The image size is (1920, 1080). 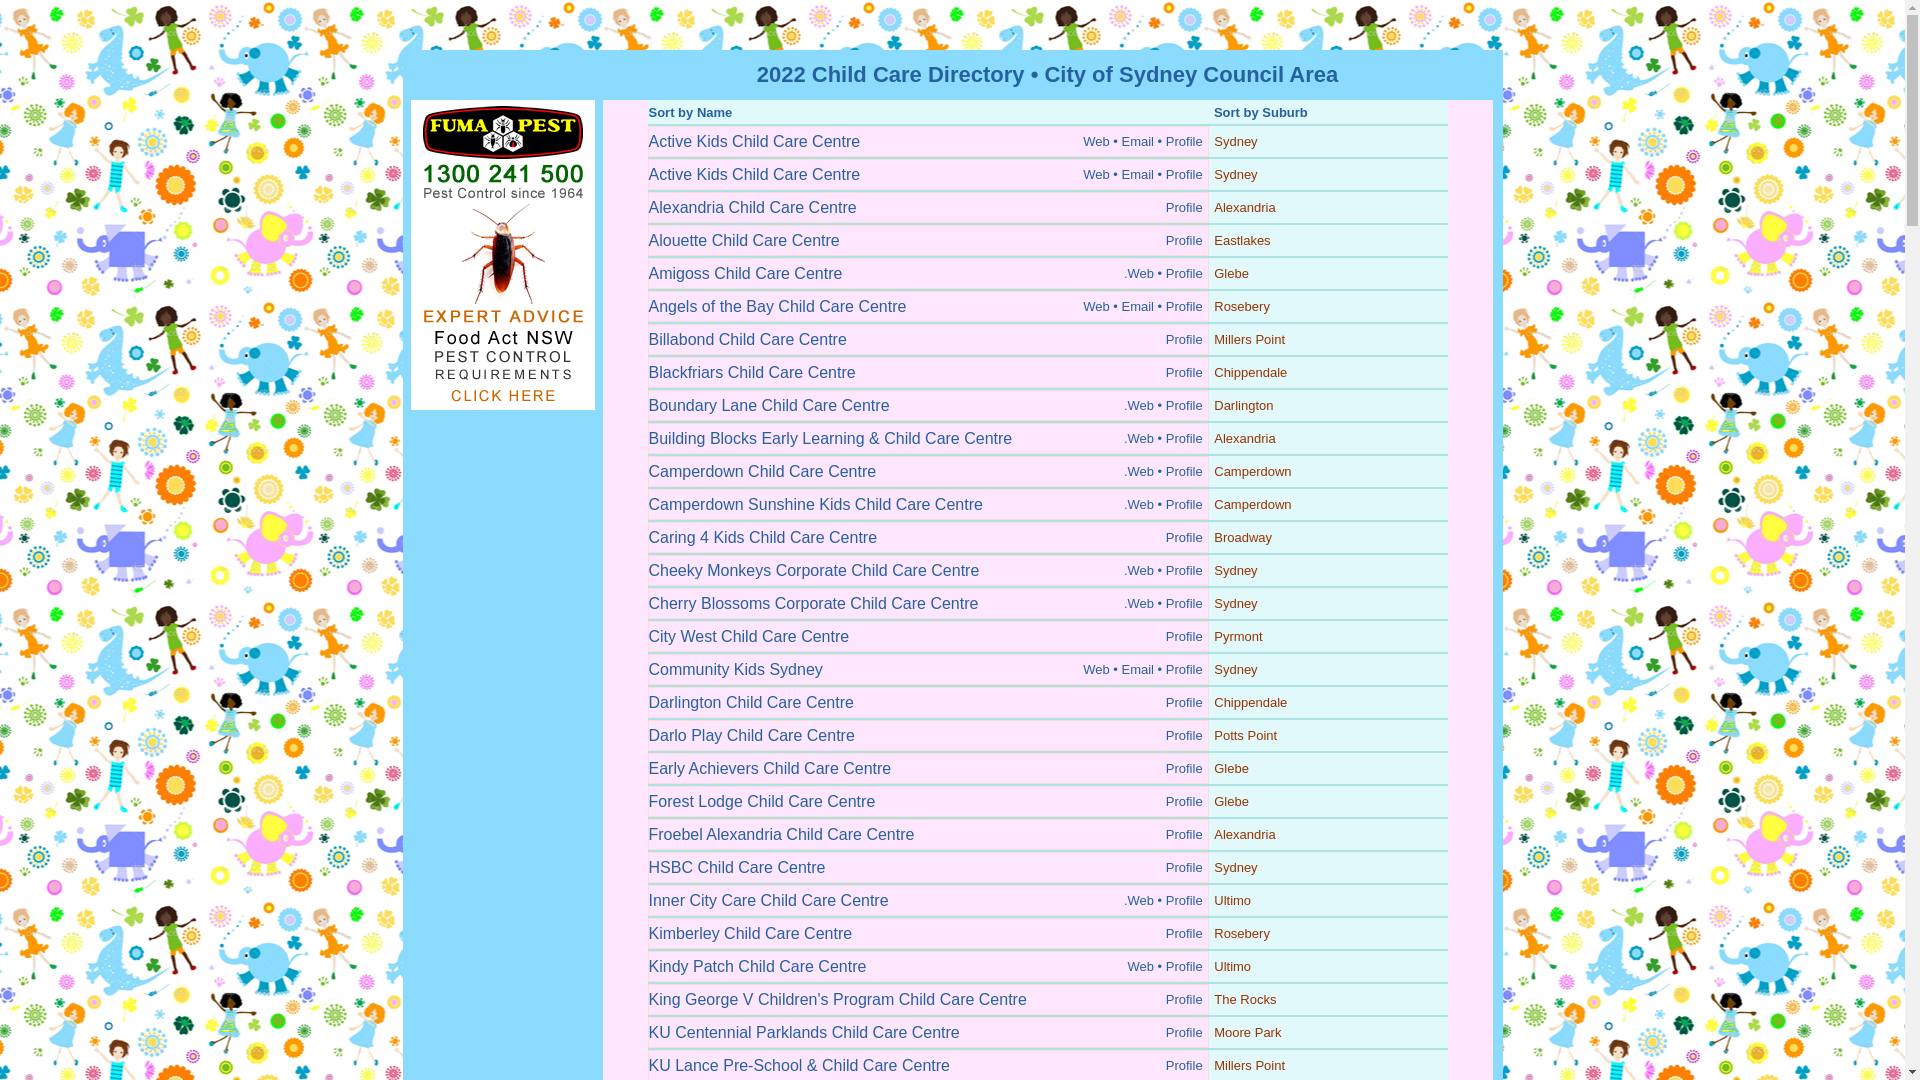 What do you see at coordinates (1244, 735) in the screenshot?
I see `'Potts Point'` at bounding box center [1244, 735].